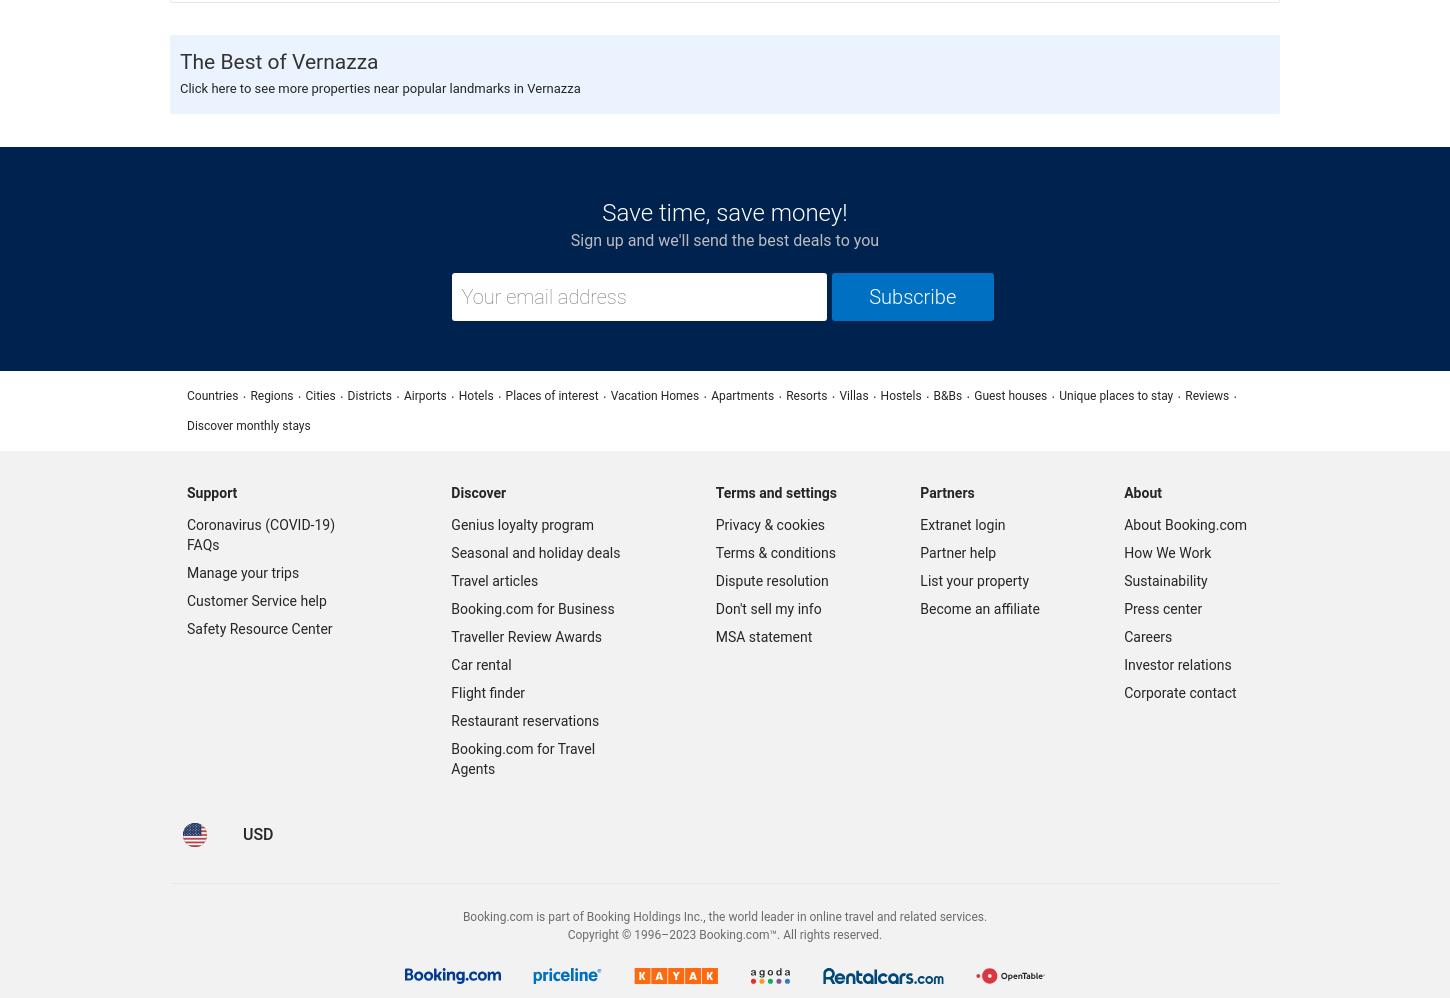  Describe the element at coordinates (653, 394) in the screenshot. I see `'Vacation Homes'` at that location.